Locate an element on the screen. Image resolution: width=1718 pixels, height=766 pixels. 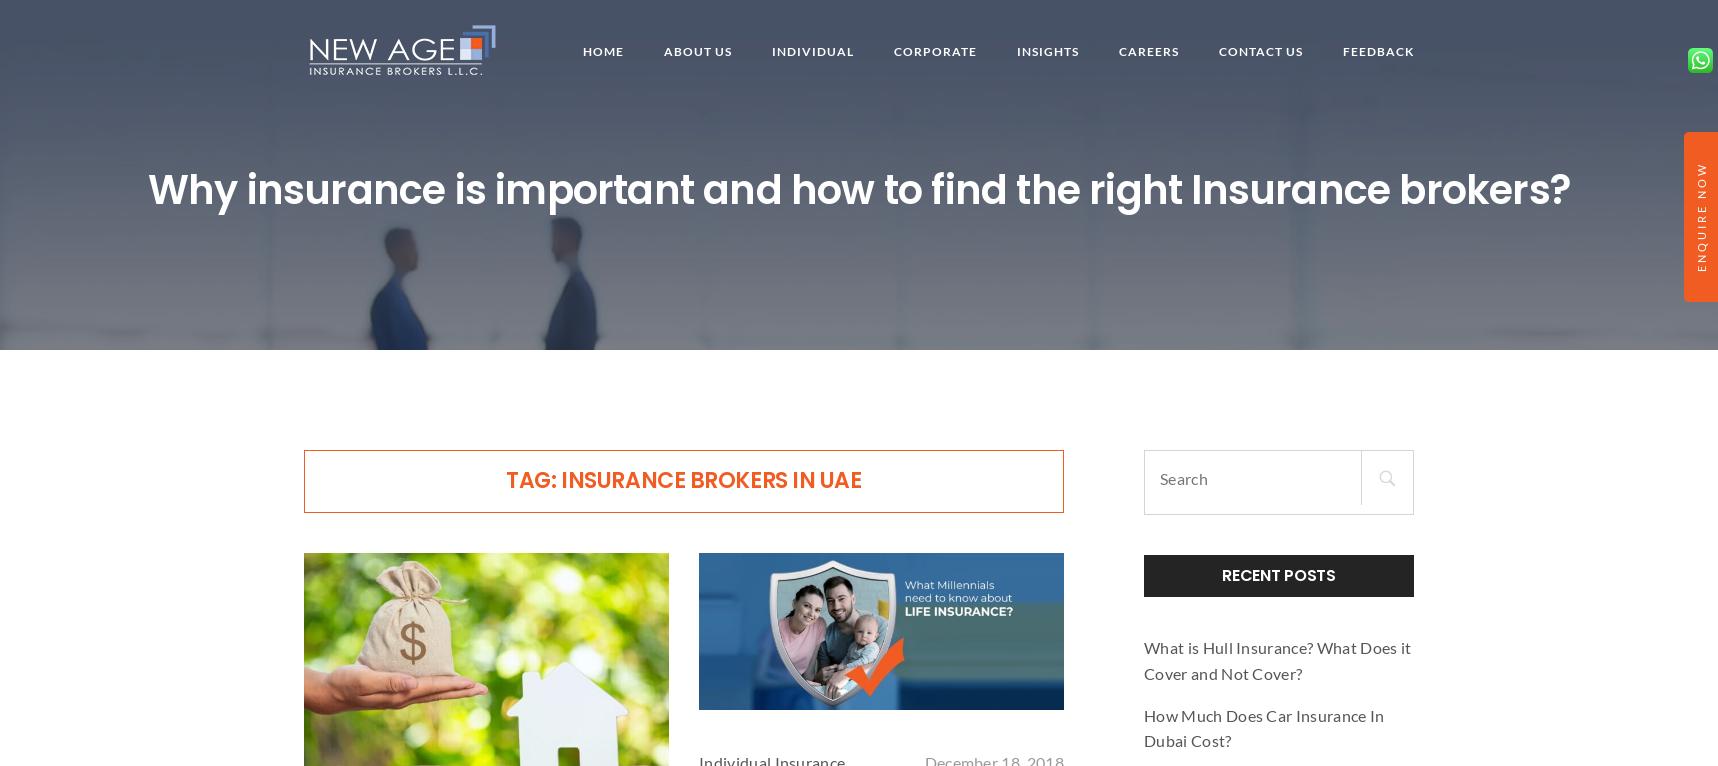
'What is Hull Insurance? What Does it Cover and Not Cover?' is located at coordinates (1276, 660).